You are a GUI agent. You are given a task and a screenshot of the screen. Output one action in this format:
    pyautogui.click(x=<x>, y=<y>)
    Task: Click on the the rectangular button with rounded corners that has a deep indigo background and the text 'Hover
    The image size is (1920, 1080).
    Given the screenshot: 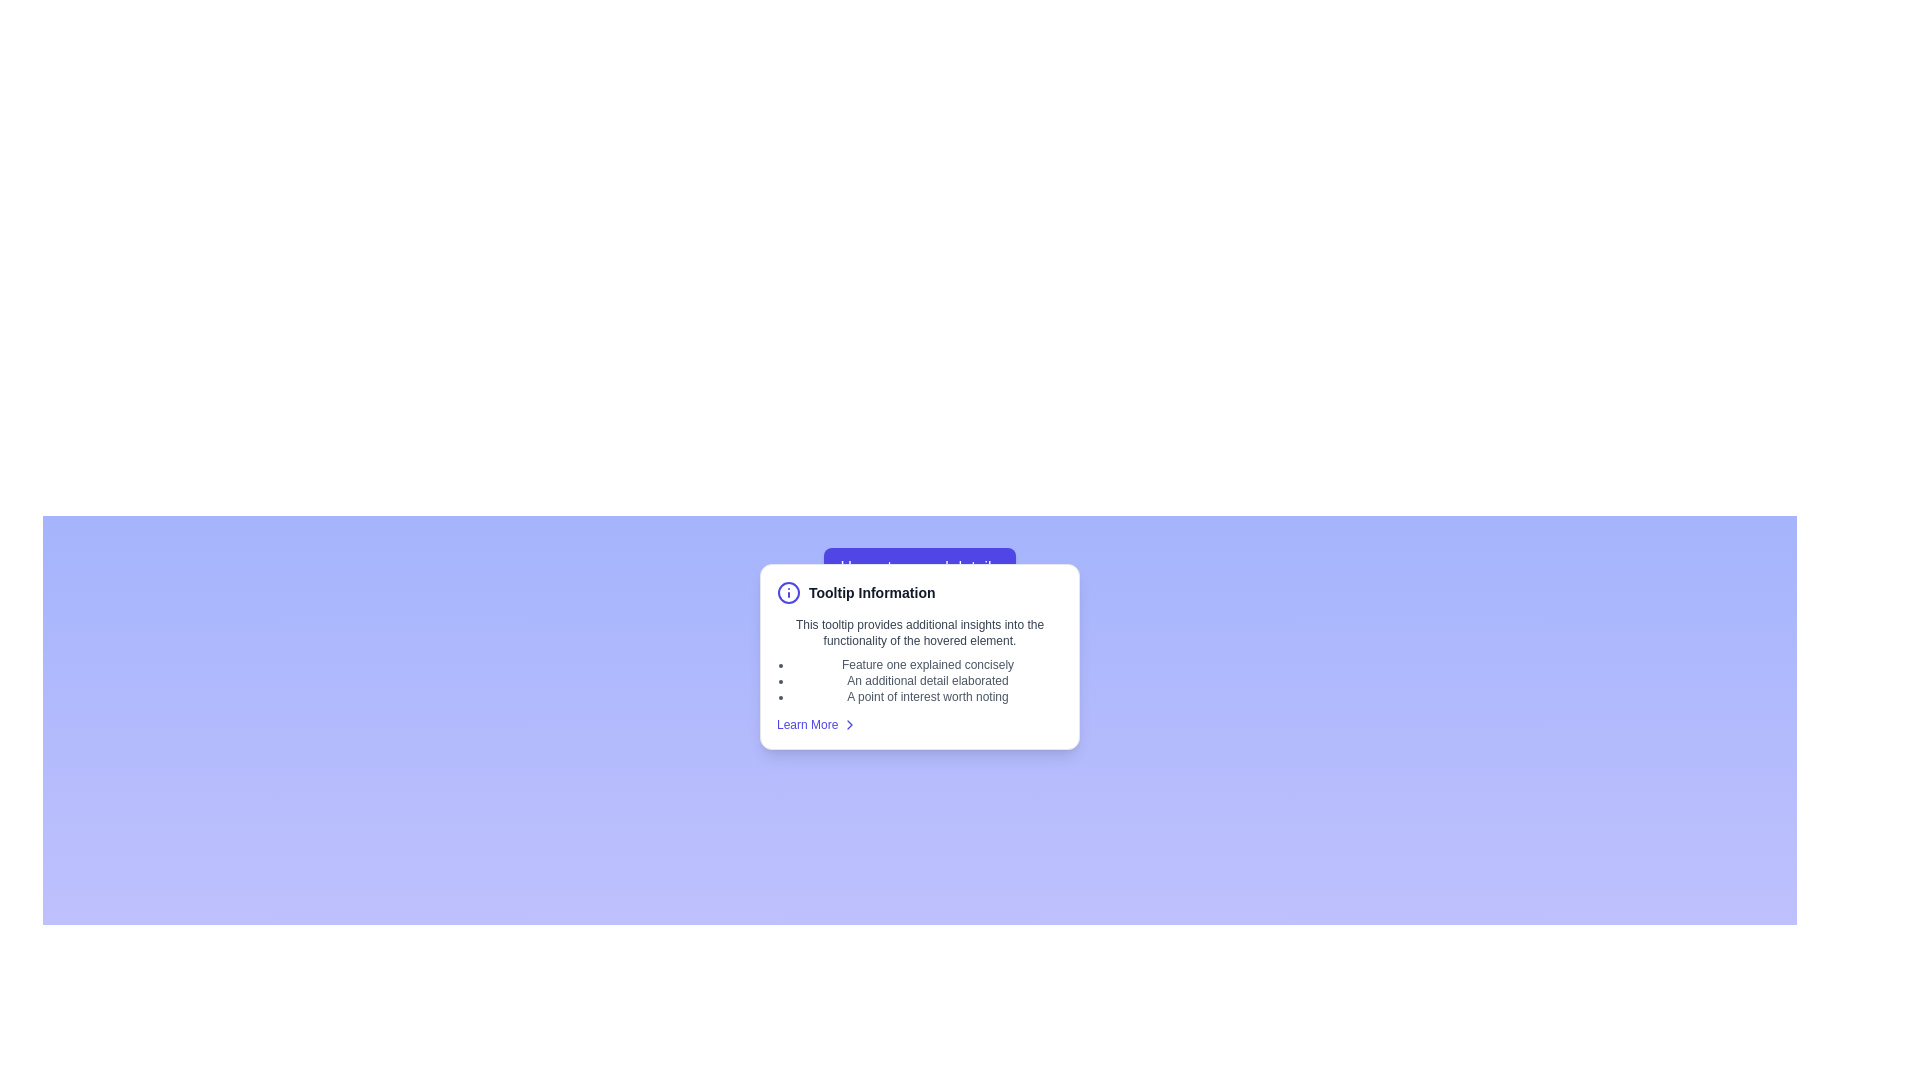 What is the action you would take?
    pyautogui.click(x=919, y=567)
    